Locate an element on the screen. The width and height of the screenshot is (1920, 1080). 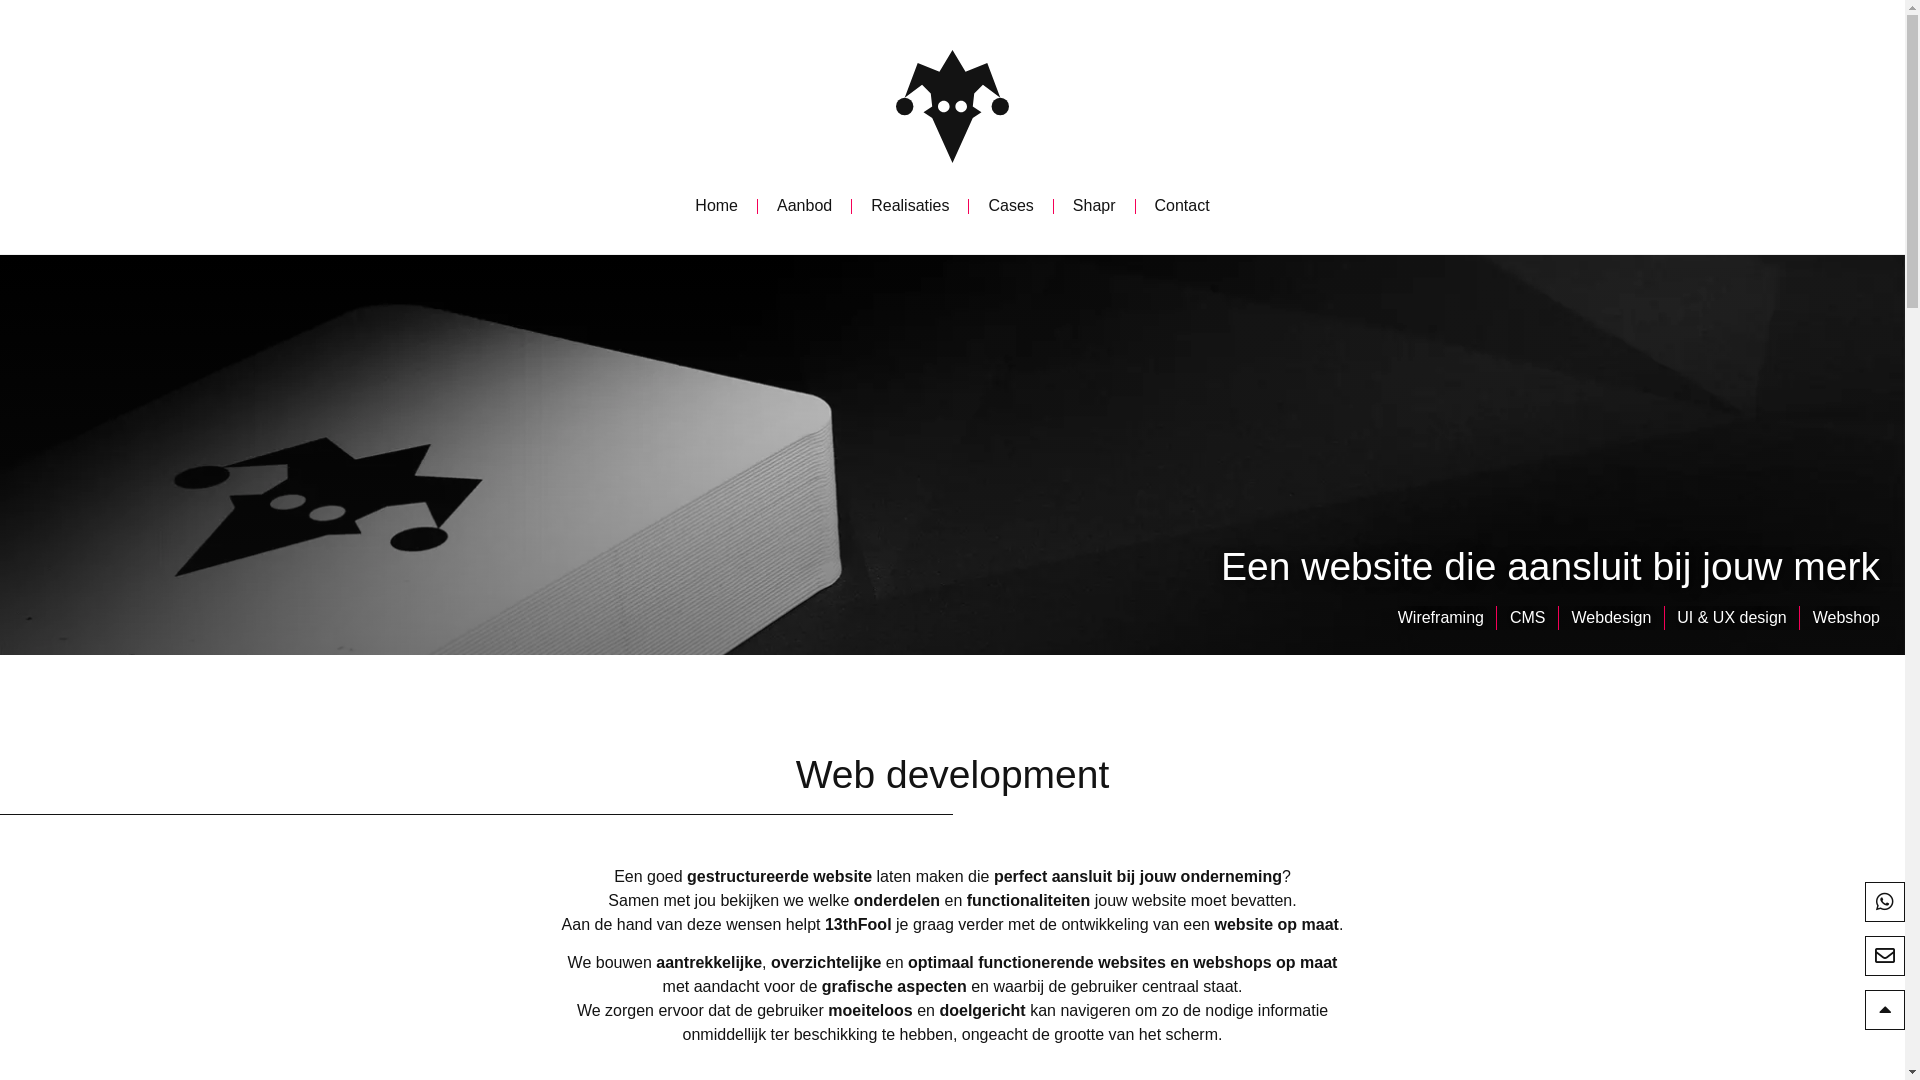
'grafische aspecten' is located at coordinates (893, 985).